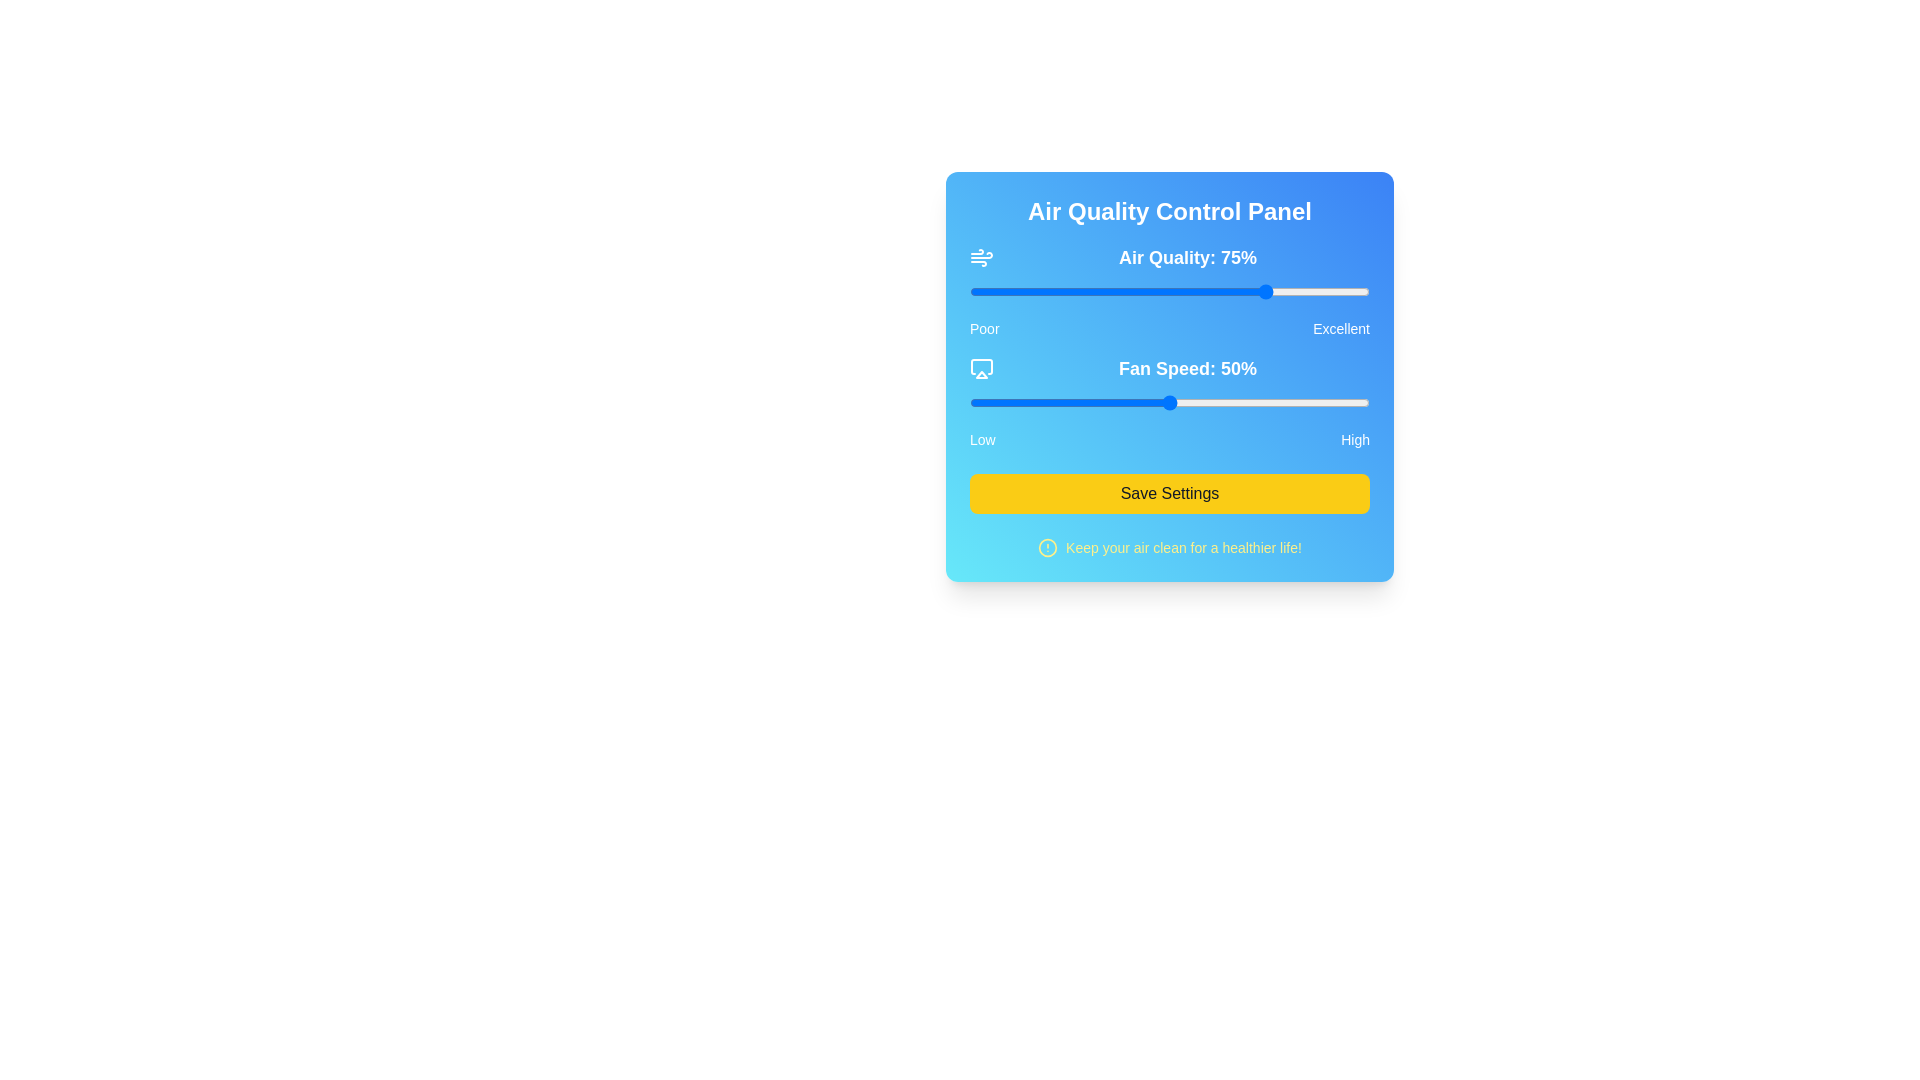 Image resolution: width=1920 pixels, height=1080 pixels. Describe the element at coordinates (1170, 493) in the screenshot. I see `the save settings button located in the blue gradient-styled 'Air Quality Control Panel', positioned below the 'Air Quality' and 'Fan Speed' sliders` at that location.